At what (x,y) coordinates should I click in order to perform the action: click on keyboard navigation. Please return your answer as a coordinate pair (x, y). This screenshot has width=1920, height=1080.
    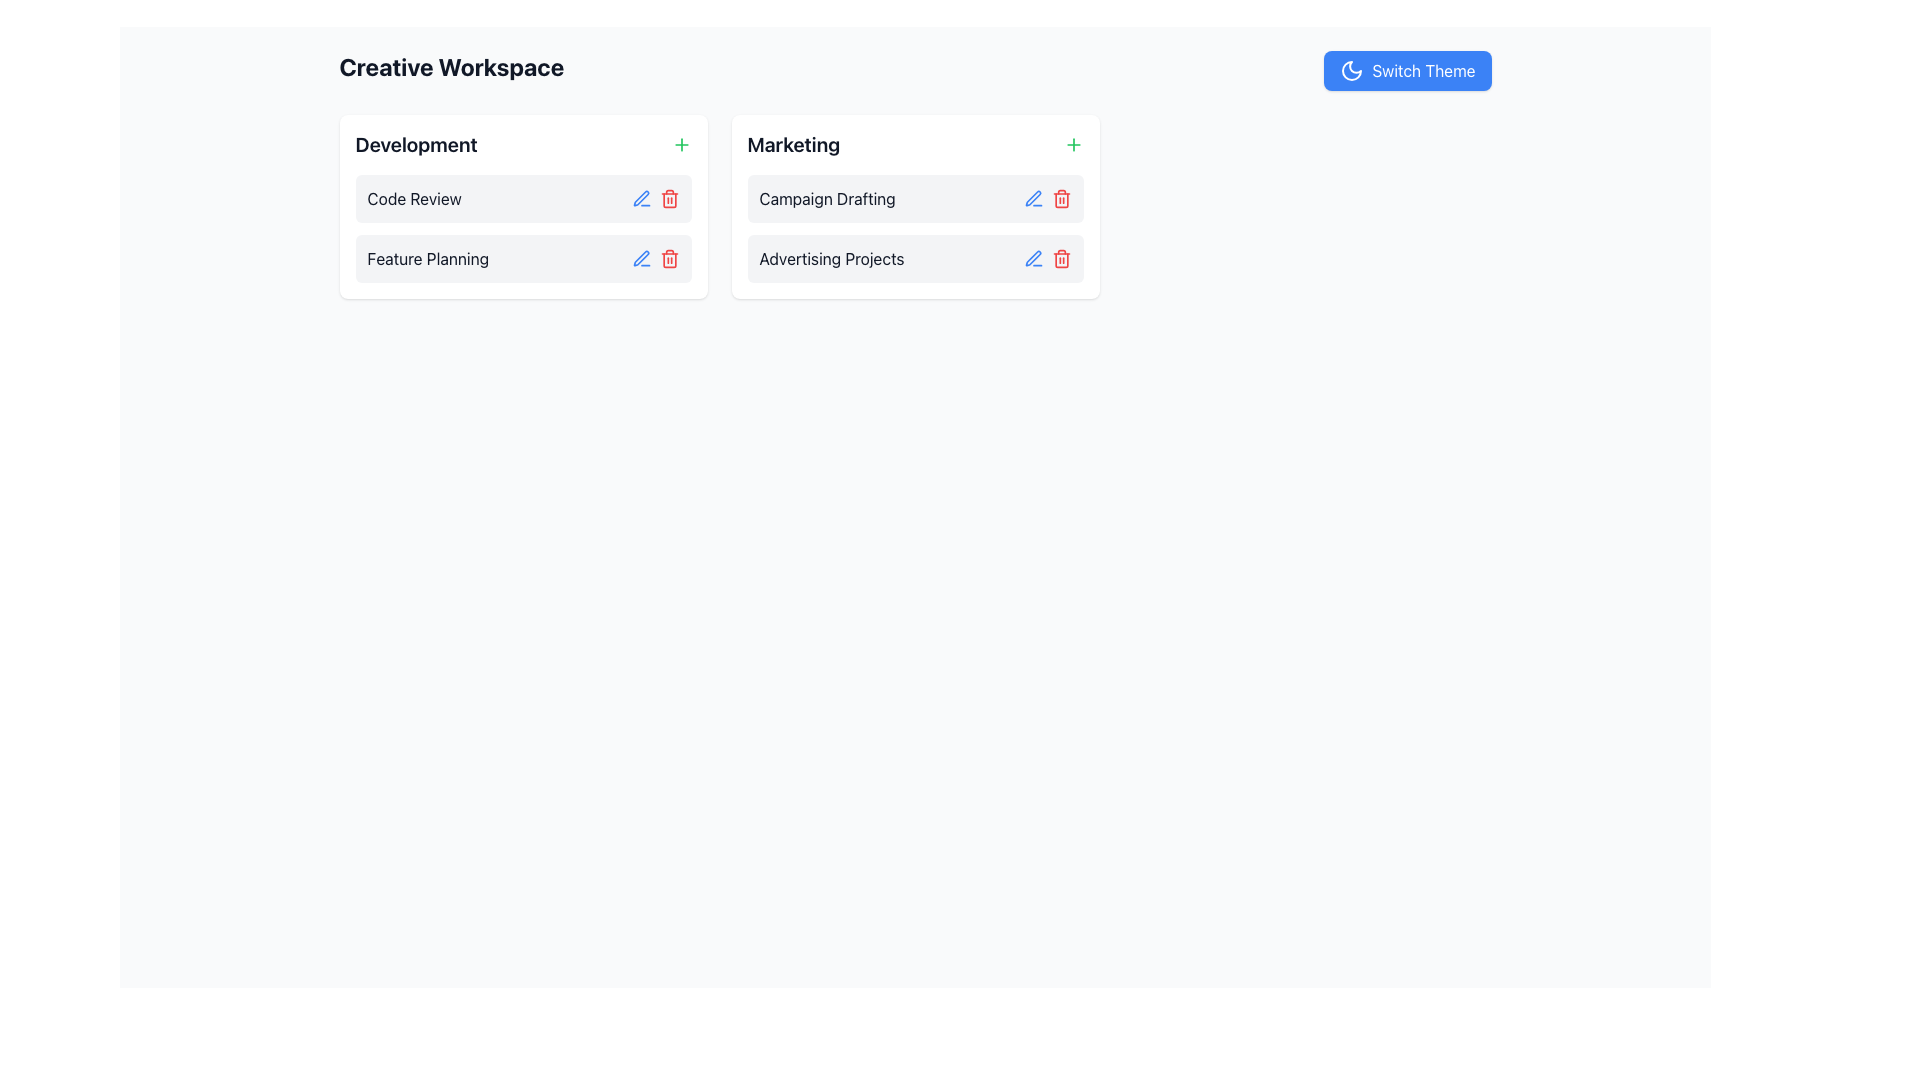
    Looking at the image, I should click on (1406, 69).